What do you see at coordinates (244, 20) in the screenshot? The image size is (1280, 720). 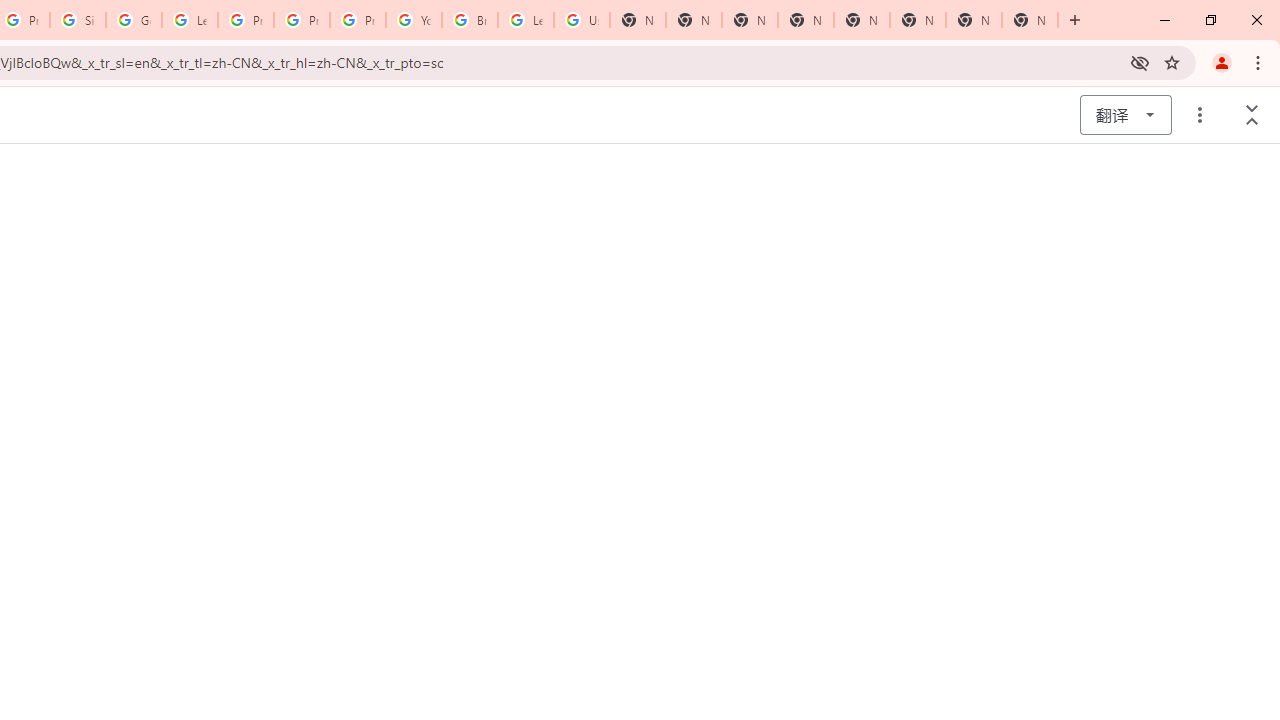 I see `'Privacy Help Center - Policies Help'` at bounding box center [244, 20].